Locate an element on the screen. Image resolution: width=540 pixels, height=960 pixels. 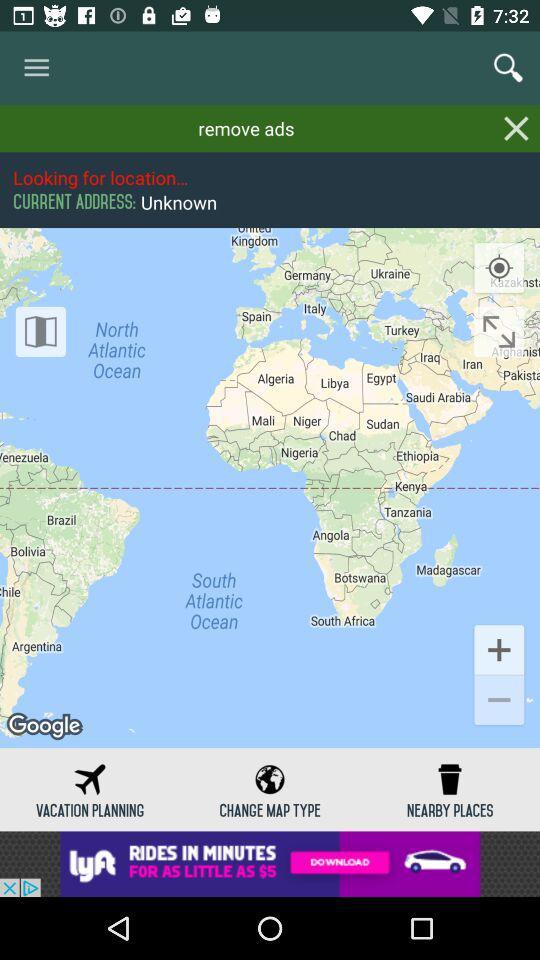
direction selection is located at coordinates (498, 331).